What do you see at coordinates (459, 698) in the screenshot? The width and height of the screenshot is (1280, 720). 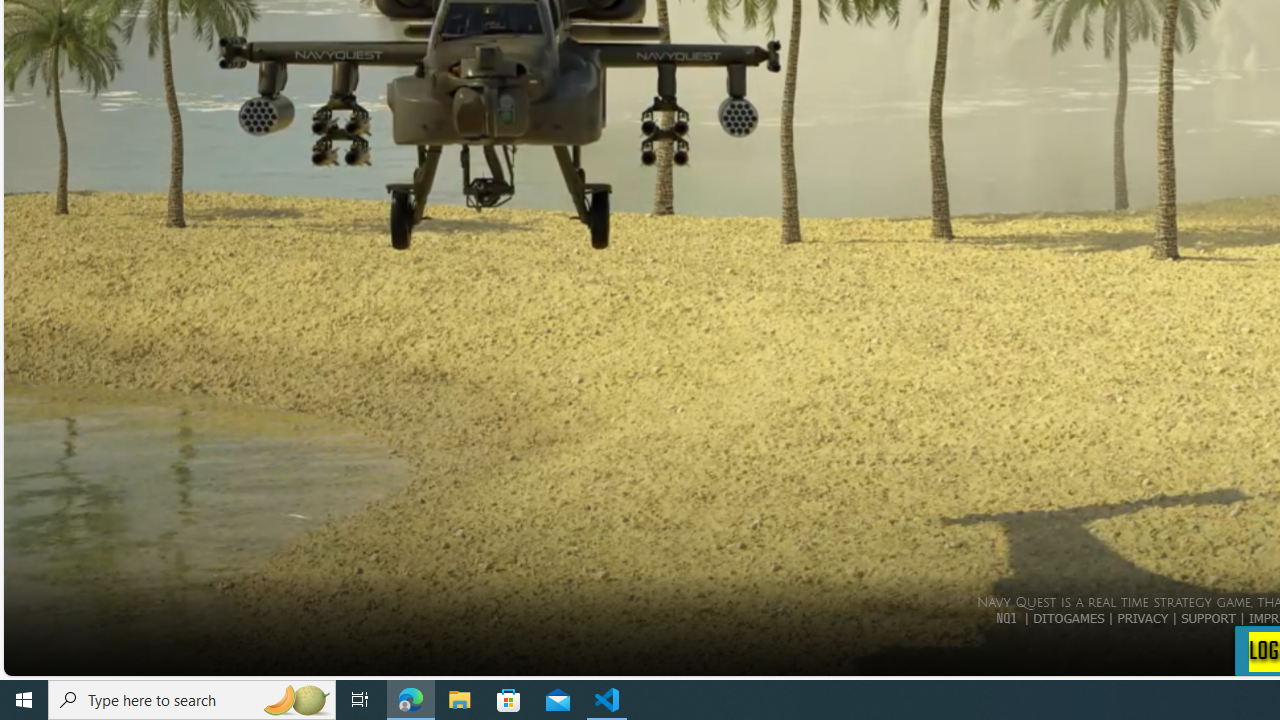 I see `'File Explorer'` at bounding box center [459, 698].